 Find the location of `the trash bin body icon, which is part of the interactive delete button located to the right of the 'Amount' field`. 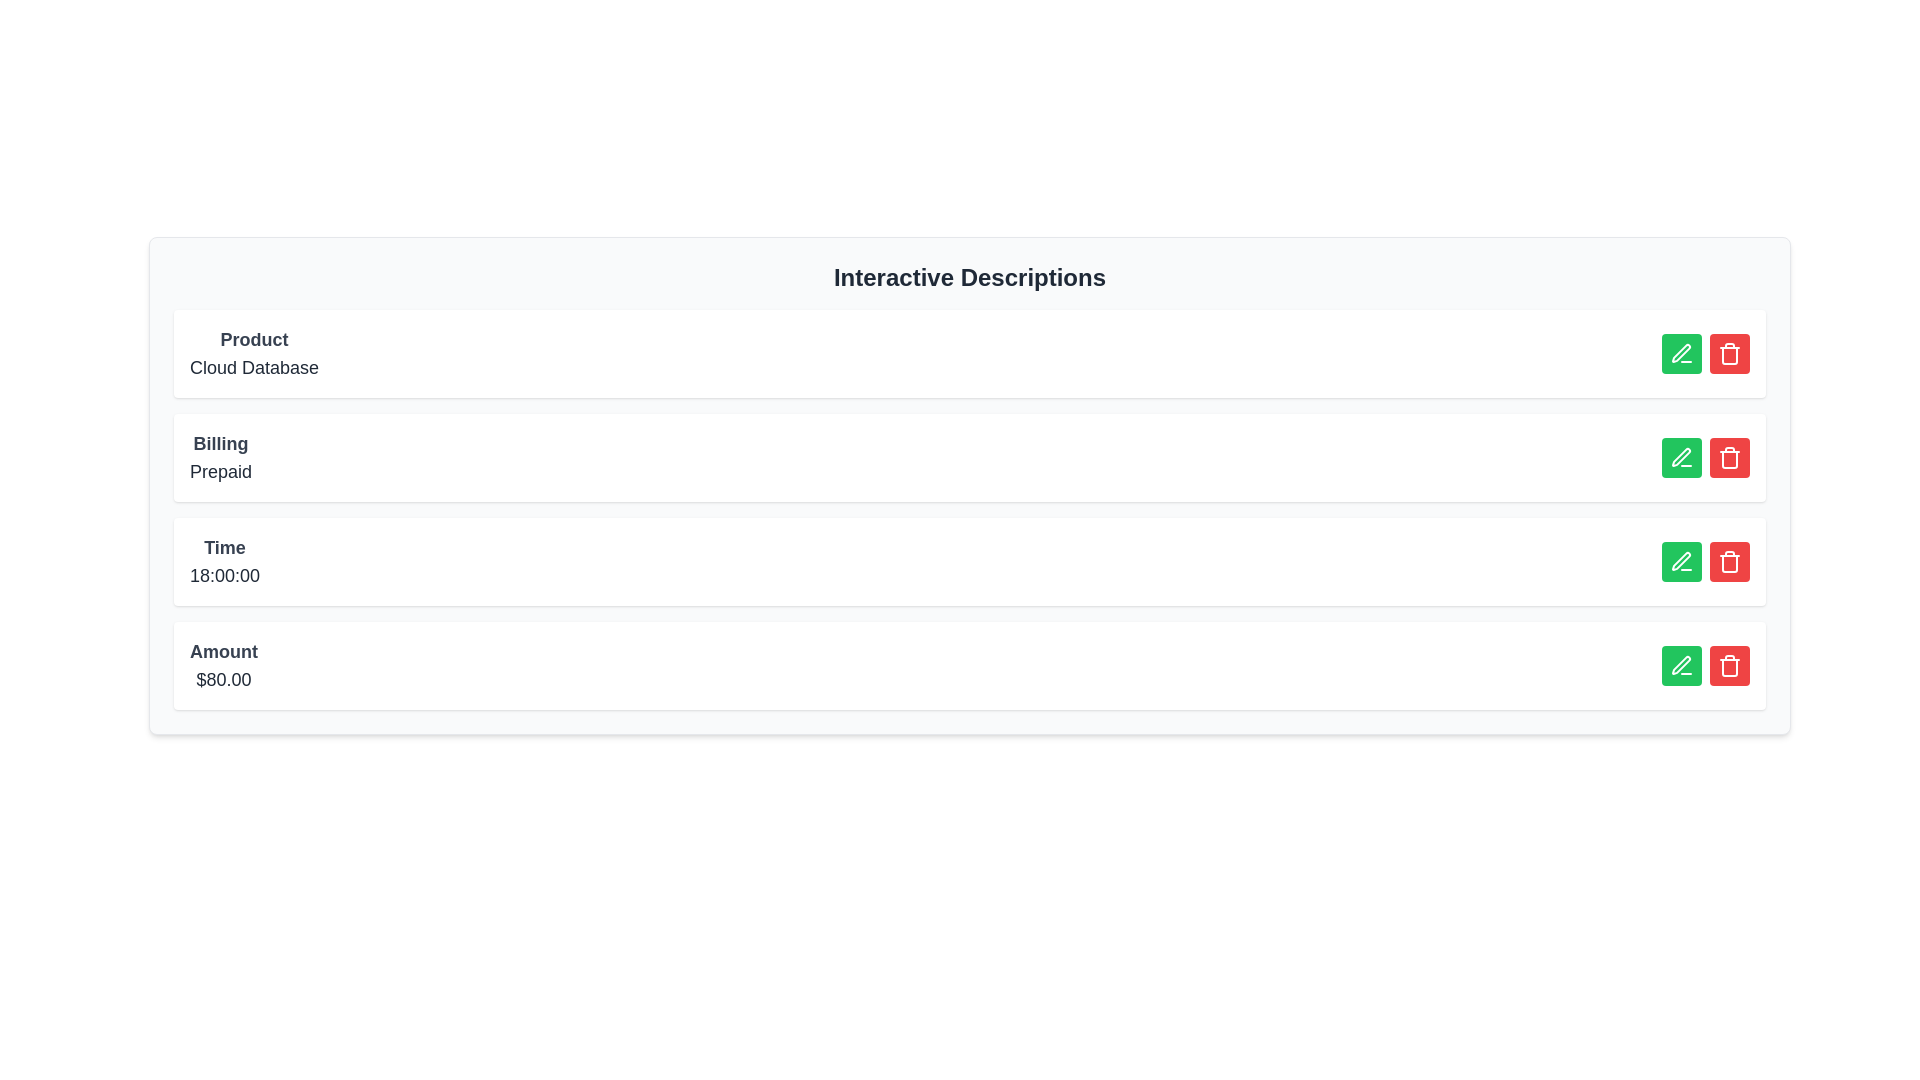

the trash bin body icon, which is part of the interactive delete button located to the right of the 'Amount' field is located at coordinates (1728, 667).